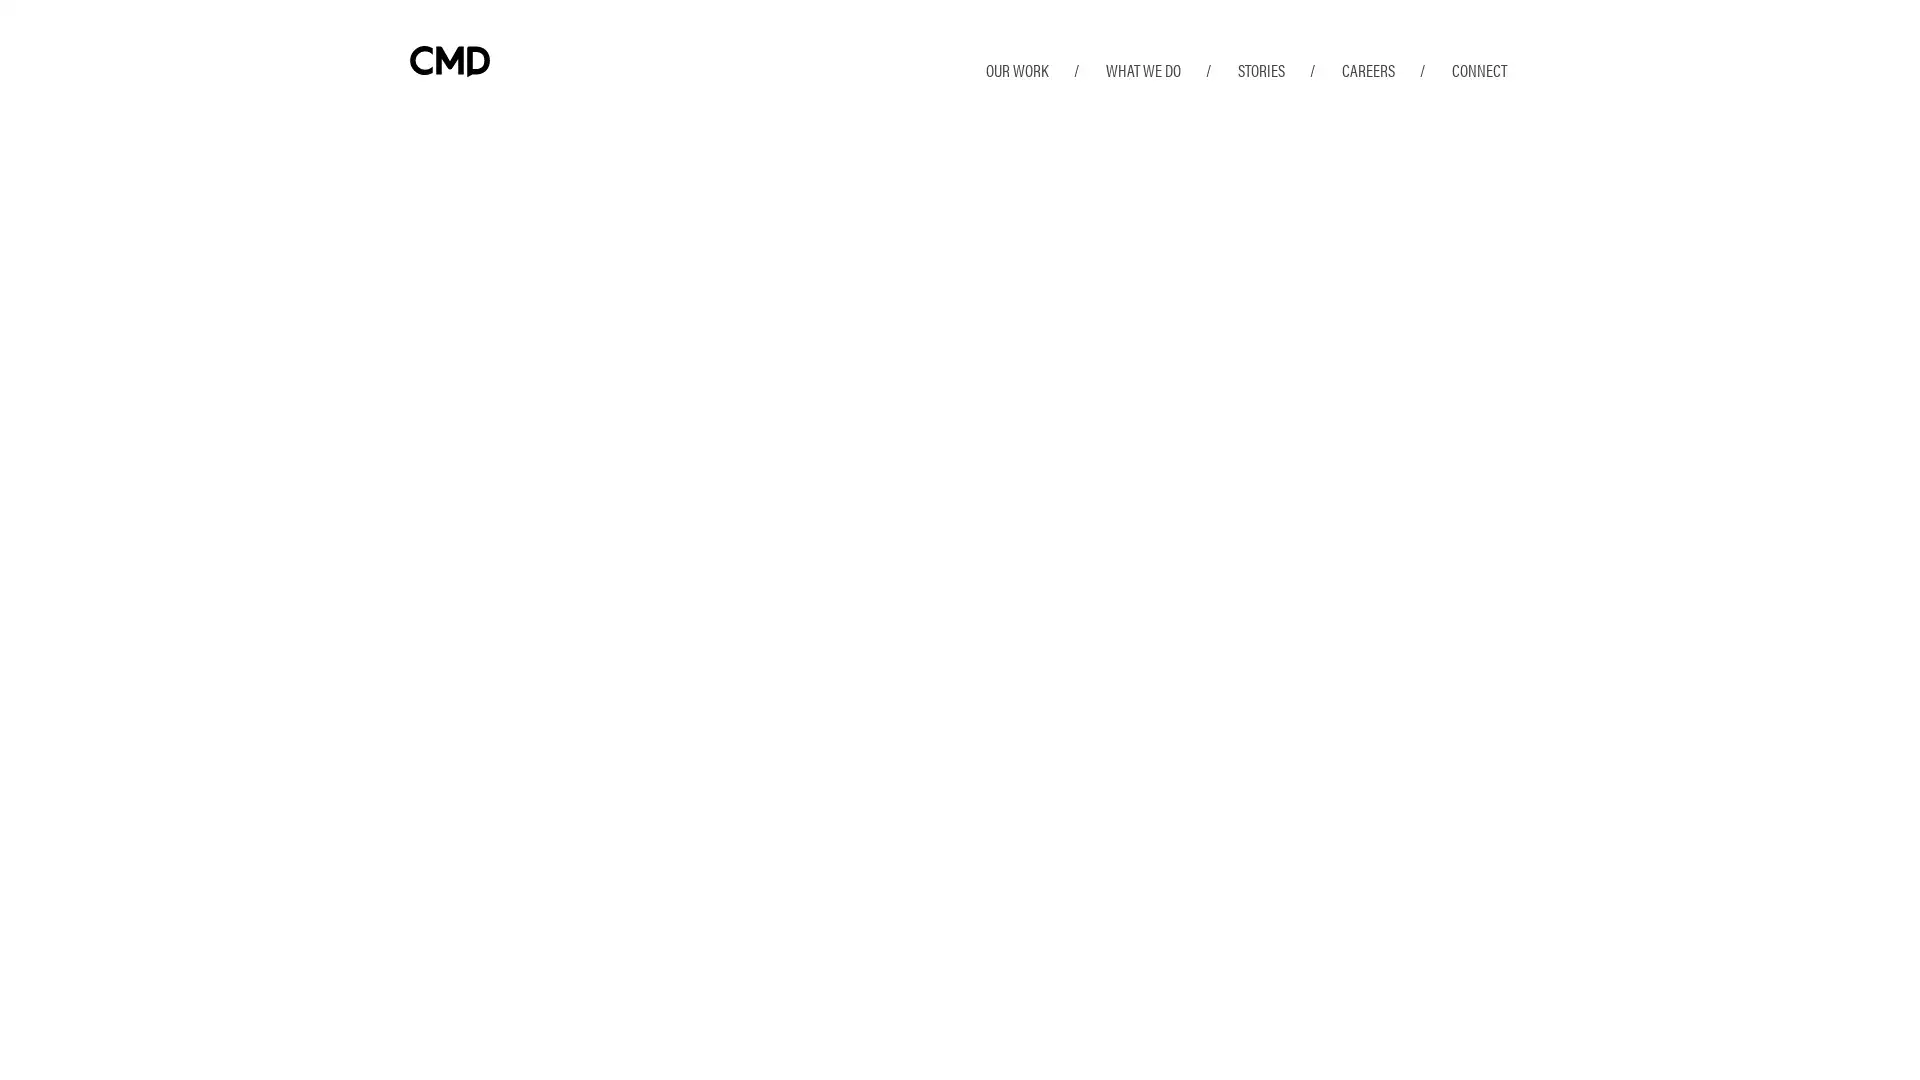 The height and width of the screenshot is (1080, 1920). Describe the element at coordinates (508, 785) in the screenshot. I see `Watch our reel` at that location.